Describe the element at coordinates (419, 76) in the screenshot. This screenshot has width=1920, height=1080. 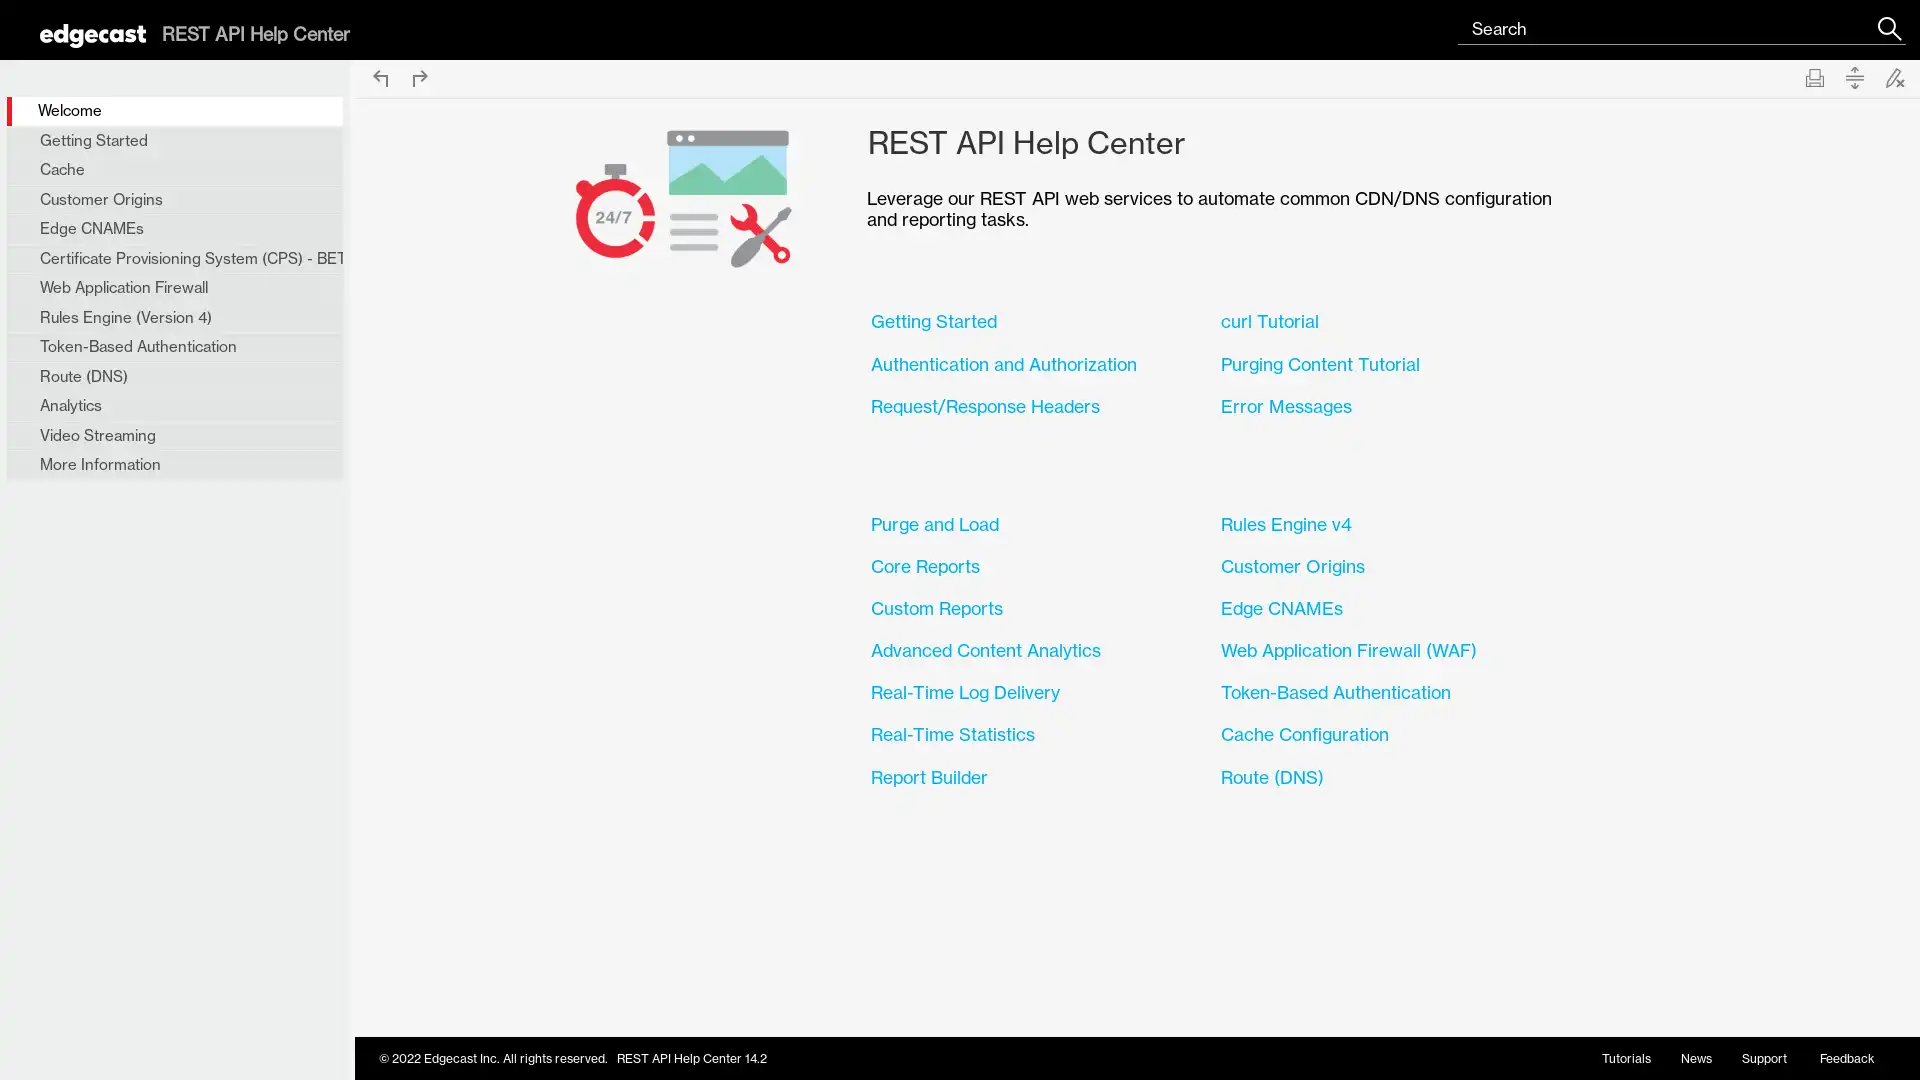
I see `next topic` at that location.